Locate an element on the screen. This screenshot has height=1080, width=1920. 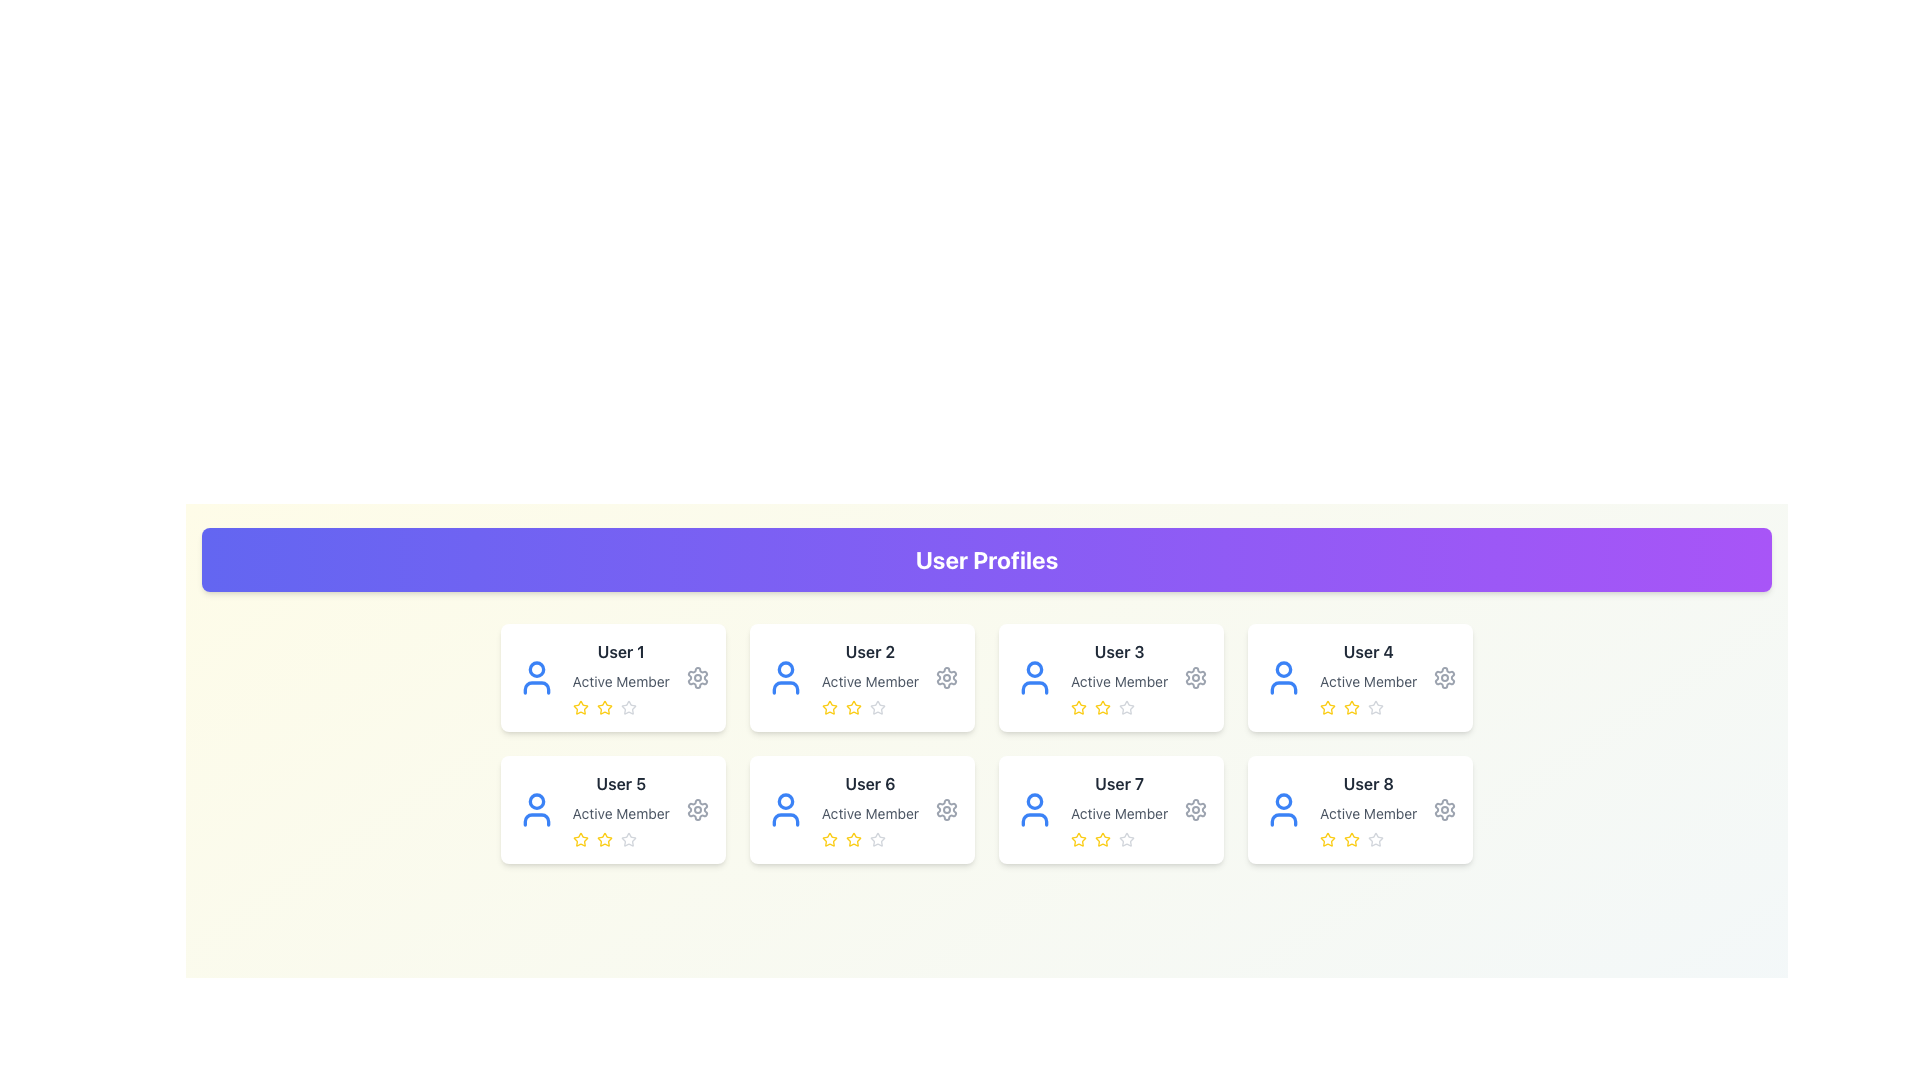
the second yellow star-shaped icon in the rating system for 'User 7' in the user profile interface is located at coordinates (1102, 840).